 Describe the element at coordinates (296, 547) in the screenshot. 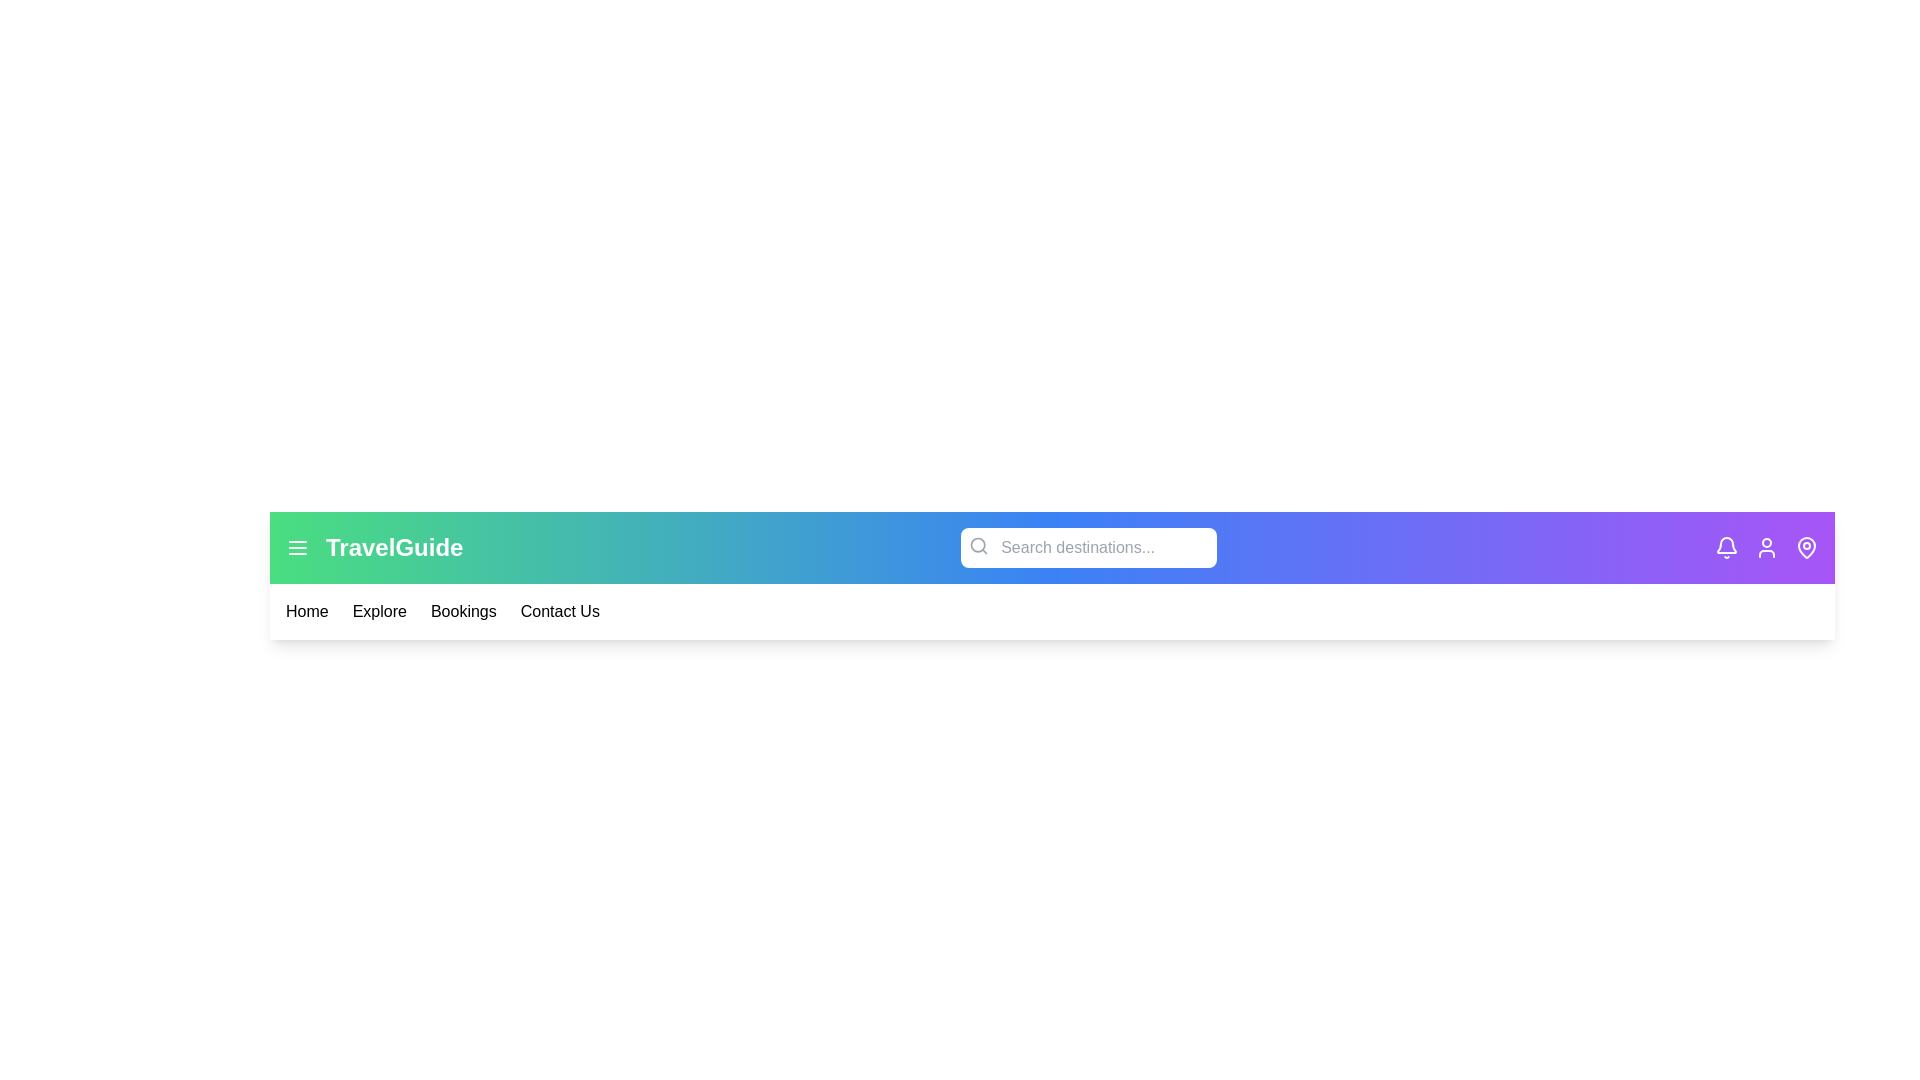

I see `the menu icon to toggle the menu visibility` at that location.